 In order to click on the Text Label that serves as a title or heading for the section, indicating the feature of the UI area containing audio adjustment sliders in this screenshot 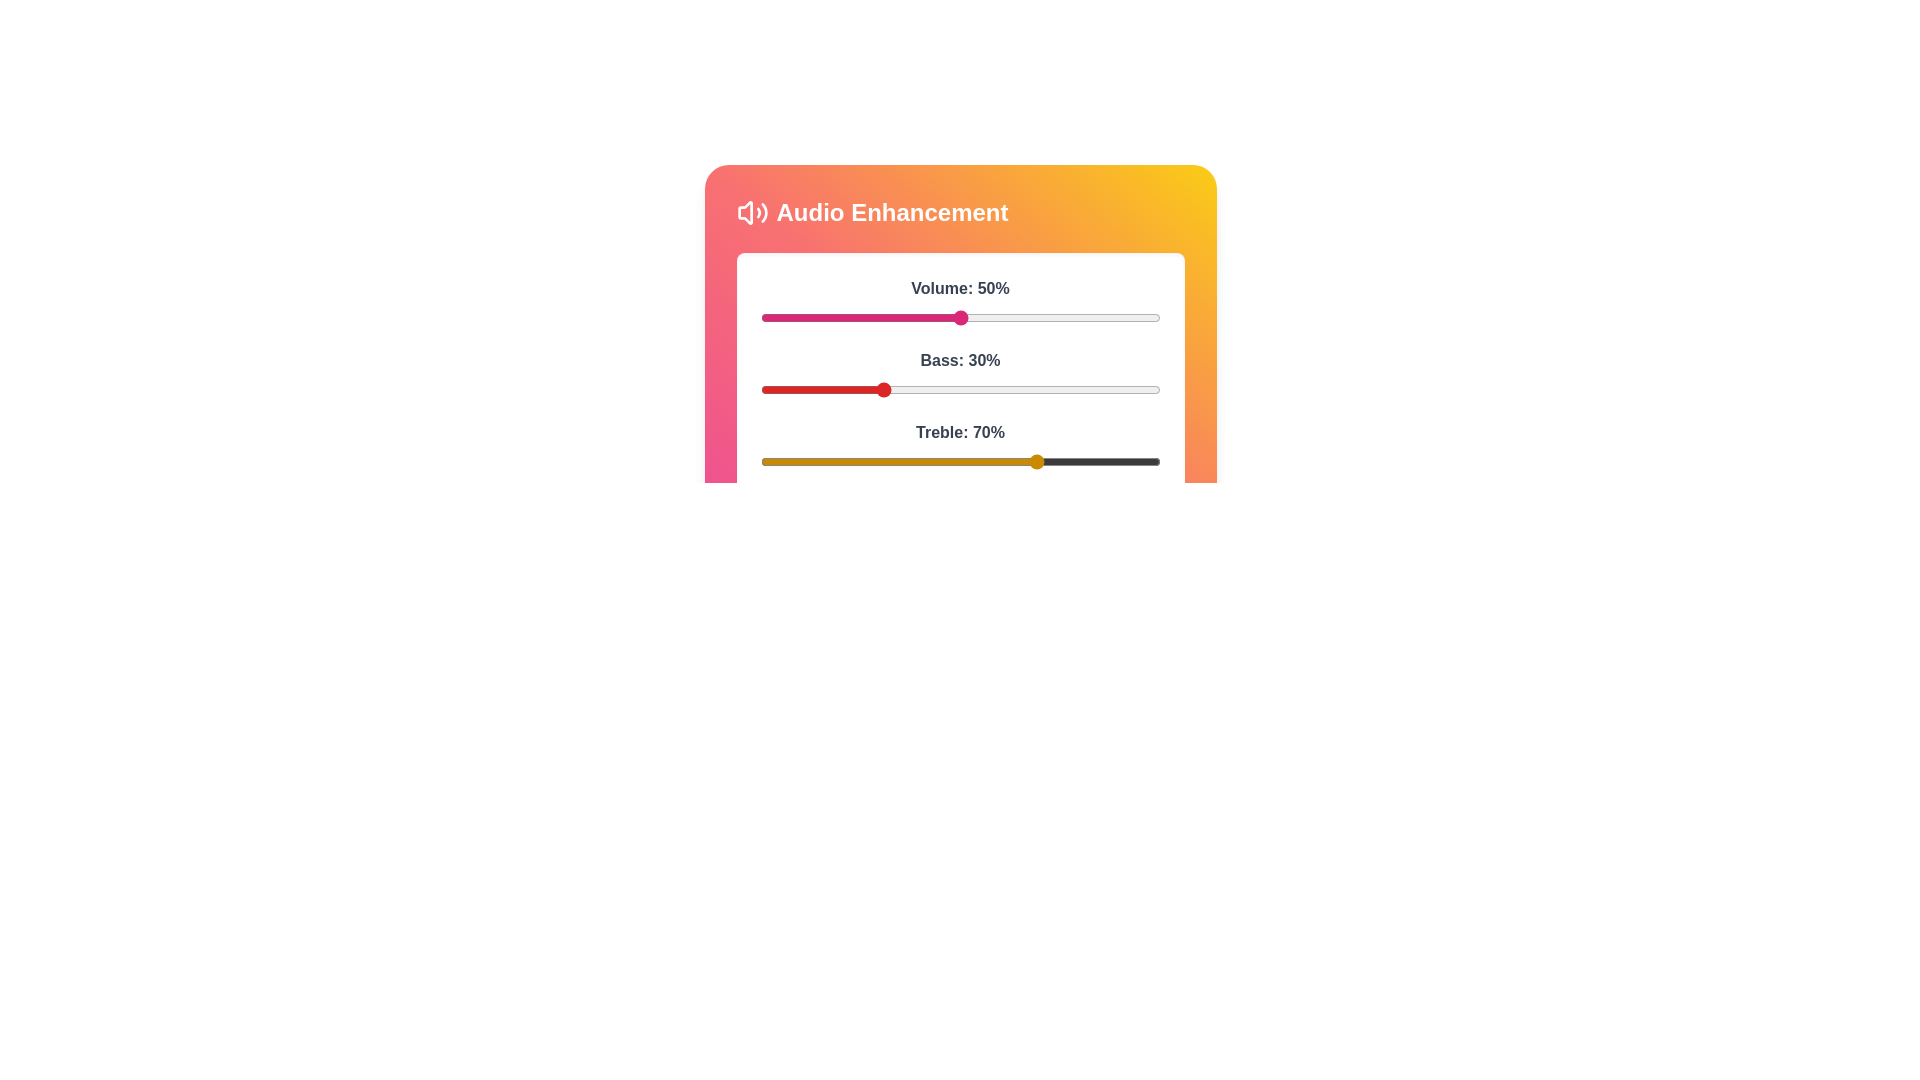, I will do `click(891, 212)`.